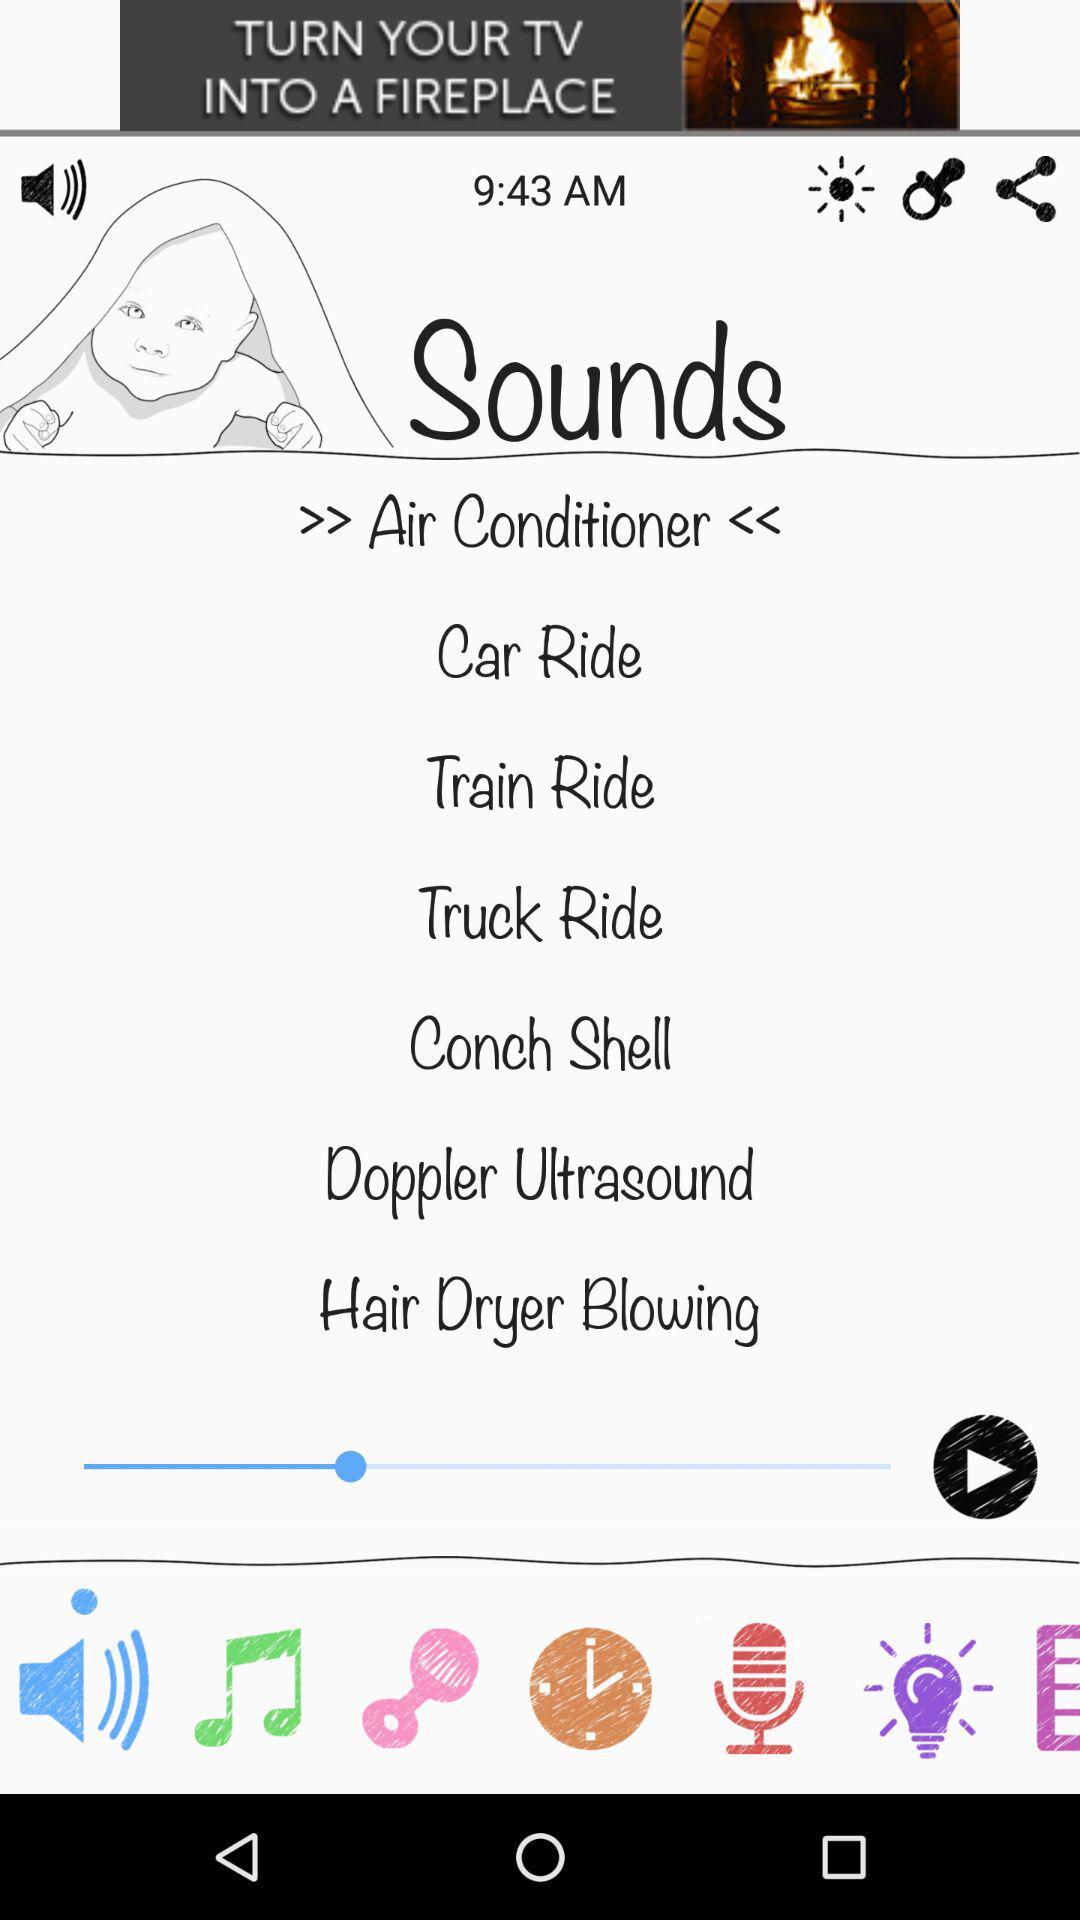  I want to click on the share icon, so click(1026, 188).